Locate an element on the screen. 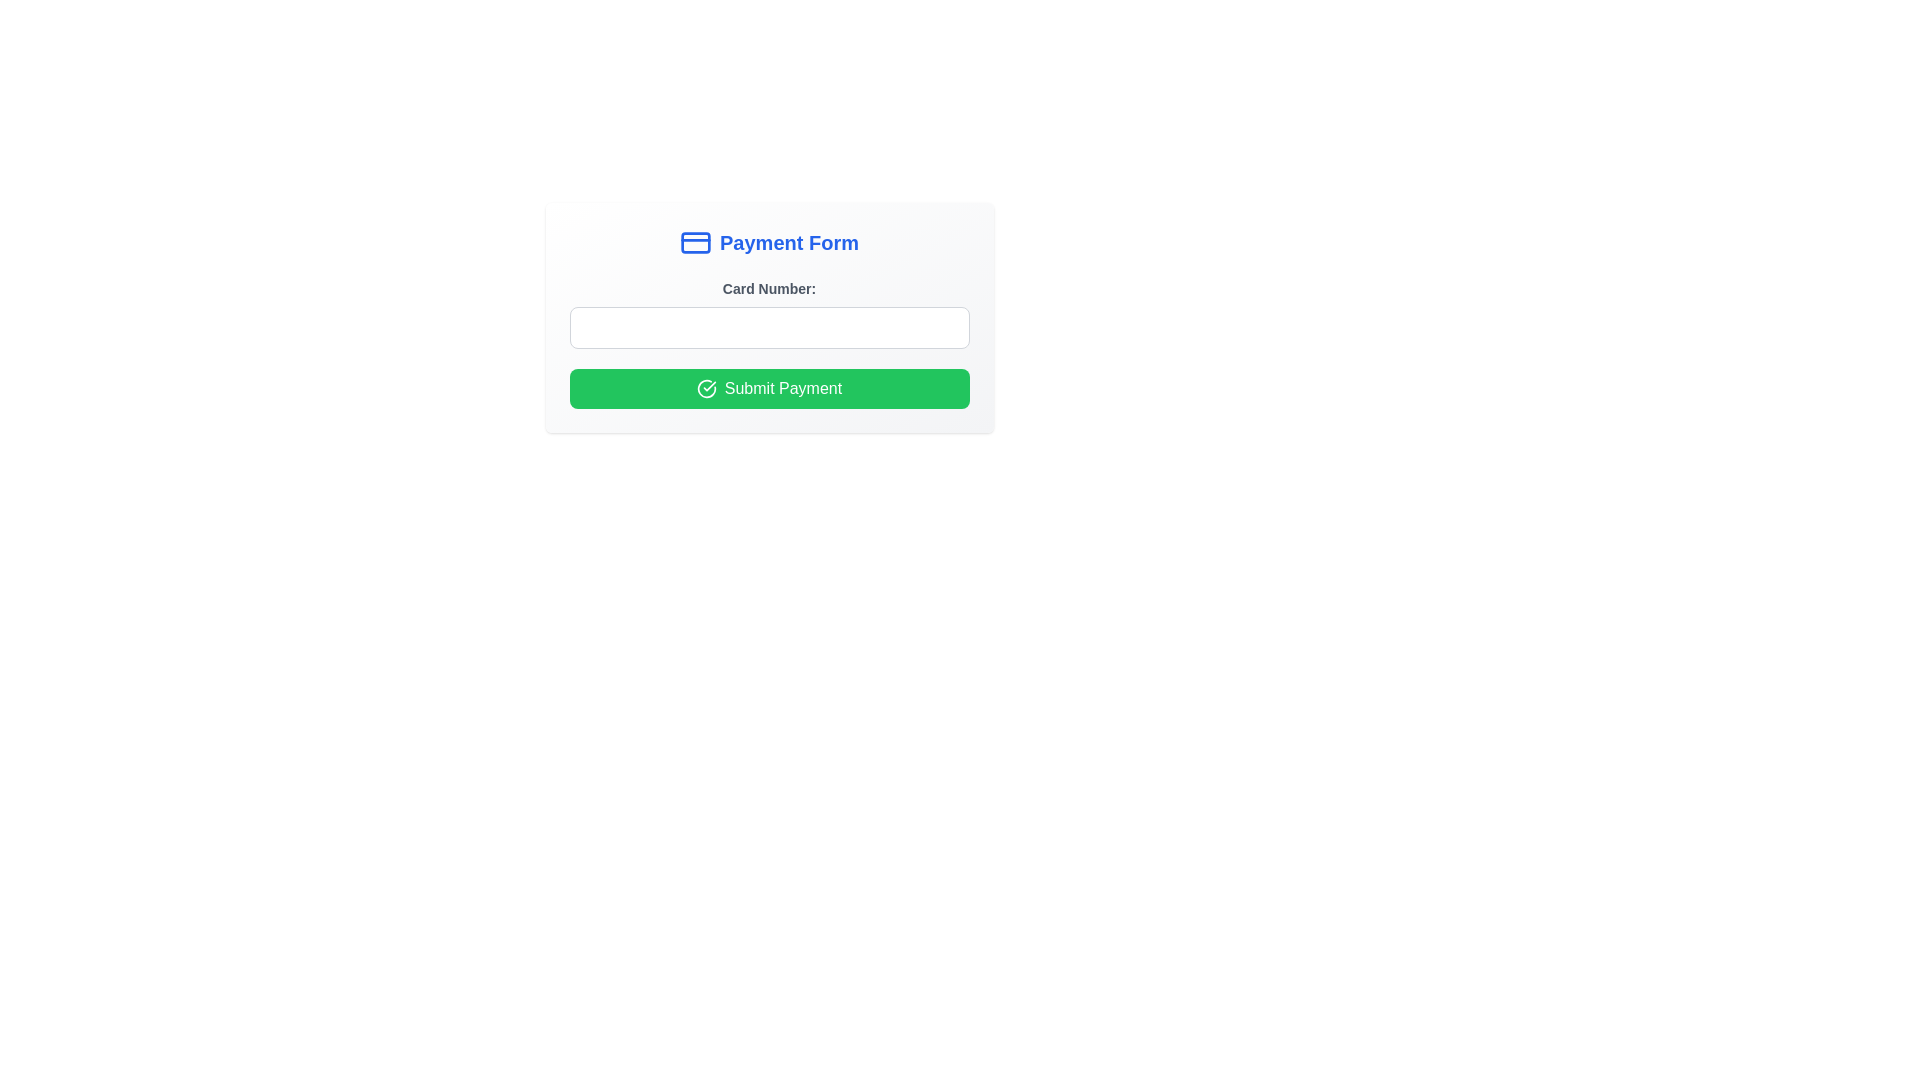 Image resolution: width=1920 pixels, height=1080 pixels. the payment submission button located at the bottom of the 'Payment Form', below the 'Card Number' label and input field is located at coordinates (768, 389).